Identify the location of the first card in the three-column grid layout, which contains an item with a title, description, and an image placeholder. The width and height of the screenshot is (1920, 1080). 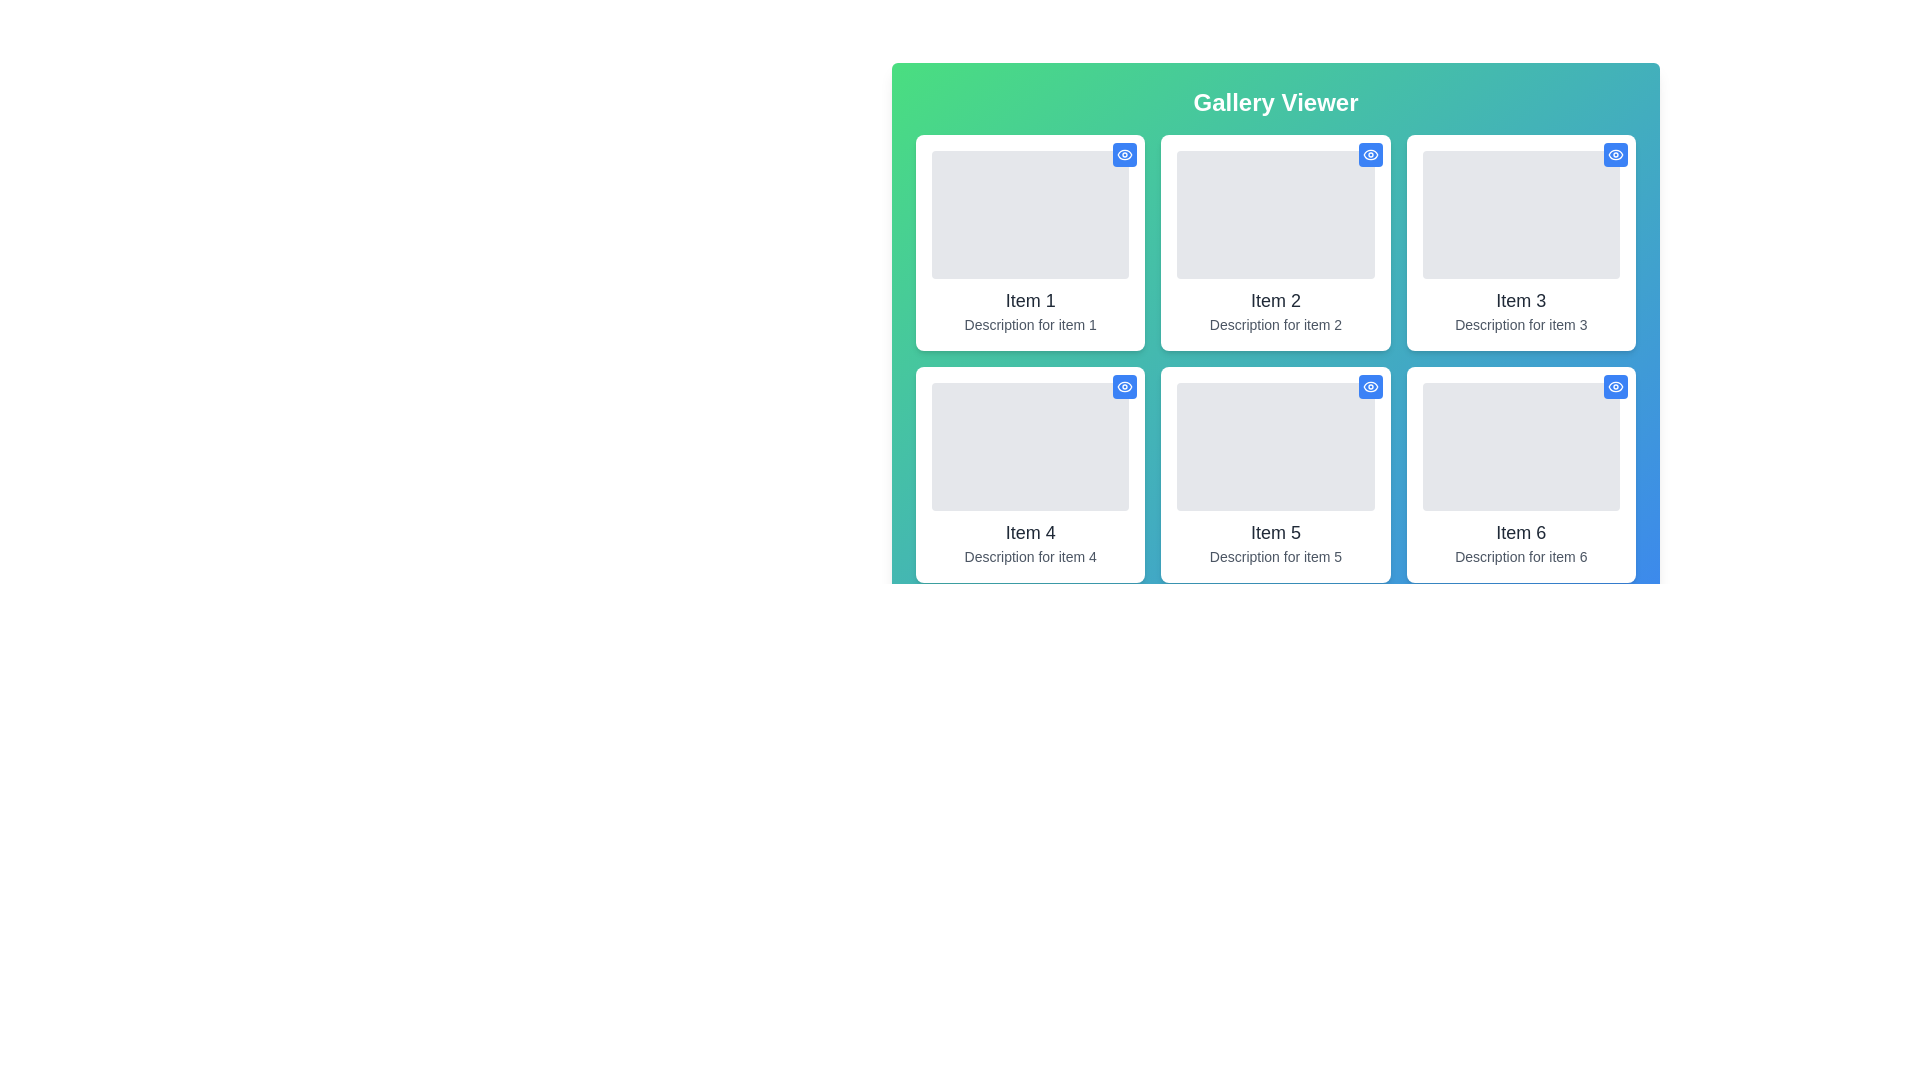
(1030, 242).